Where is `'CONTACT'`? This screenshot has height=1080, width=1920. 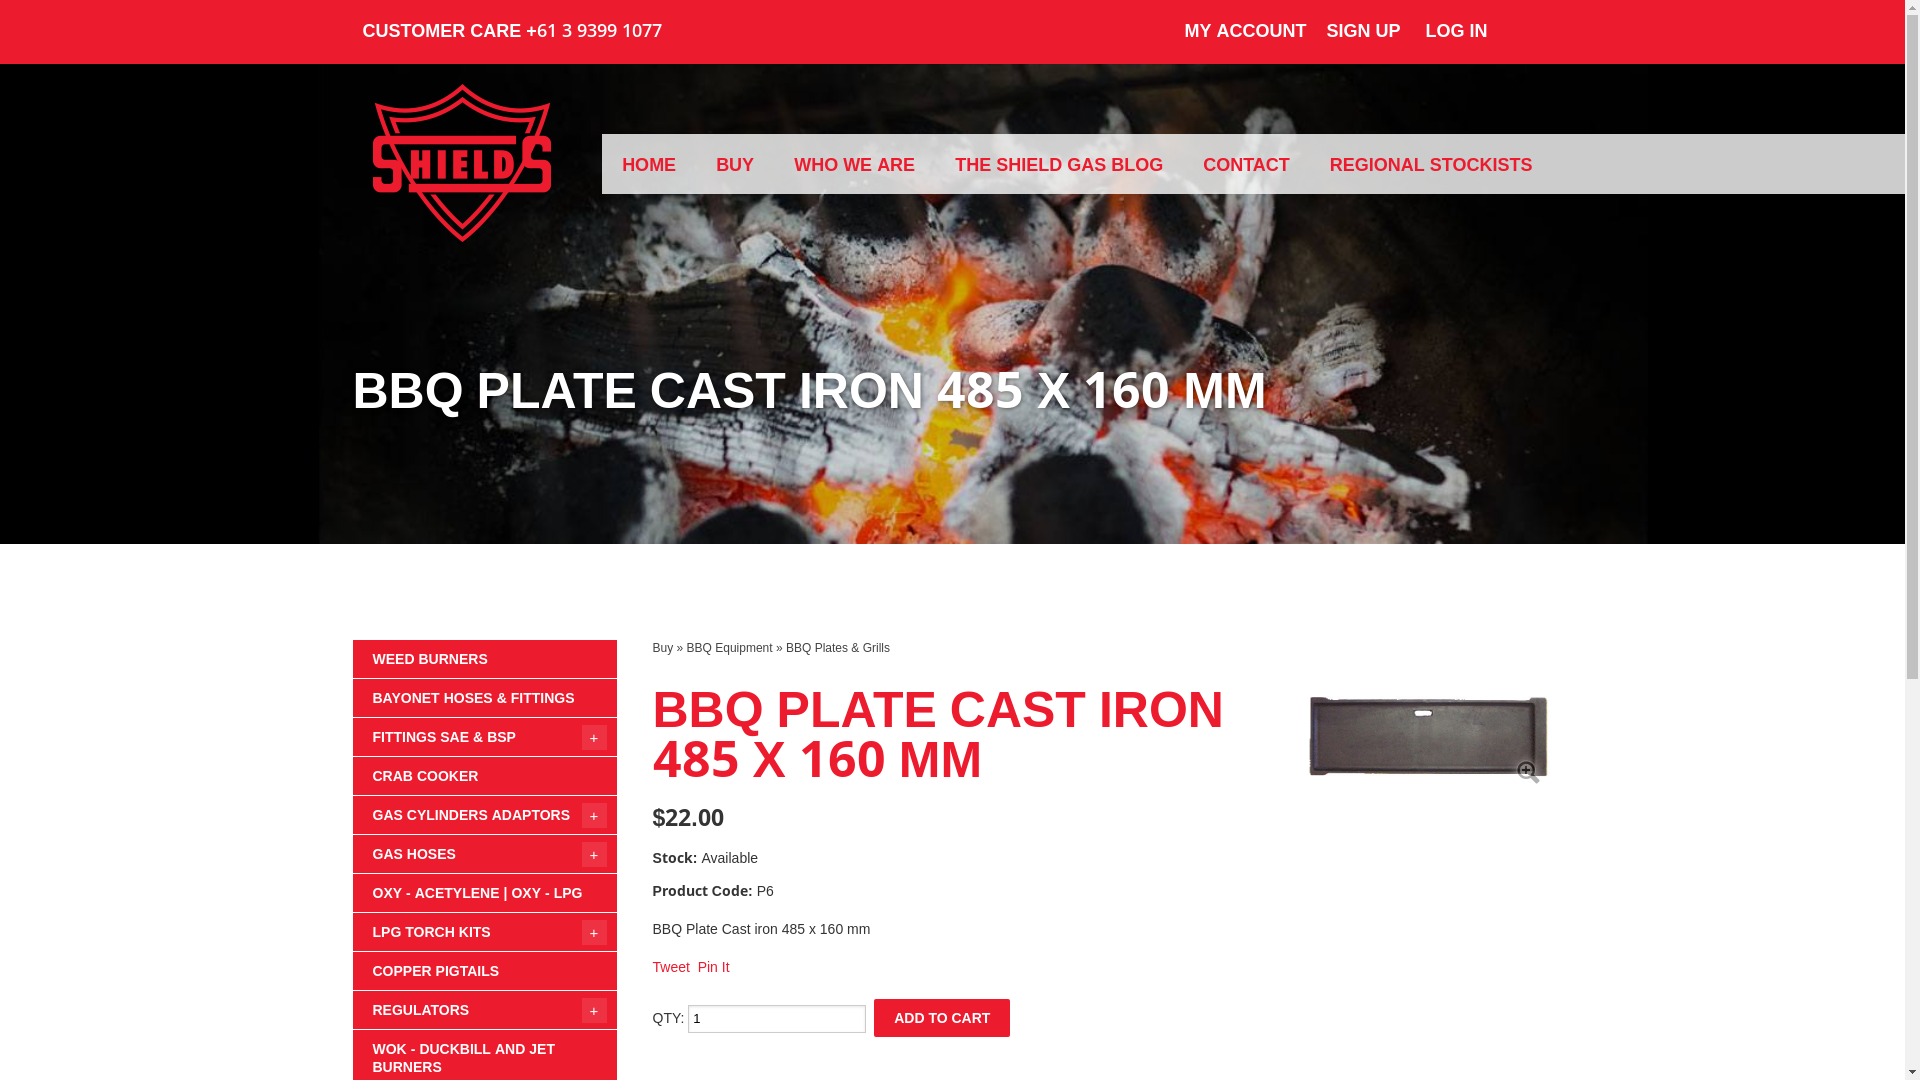
'CONTACT' is located at coordinates (1245, 163).